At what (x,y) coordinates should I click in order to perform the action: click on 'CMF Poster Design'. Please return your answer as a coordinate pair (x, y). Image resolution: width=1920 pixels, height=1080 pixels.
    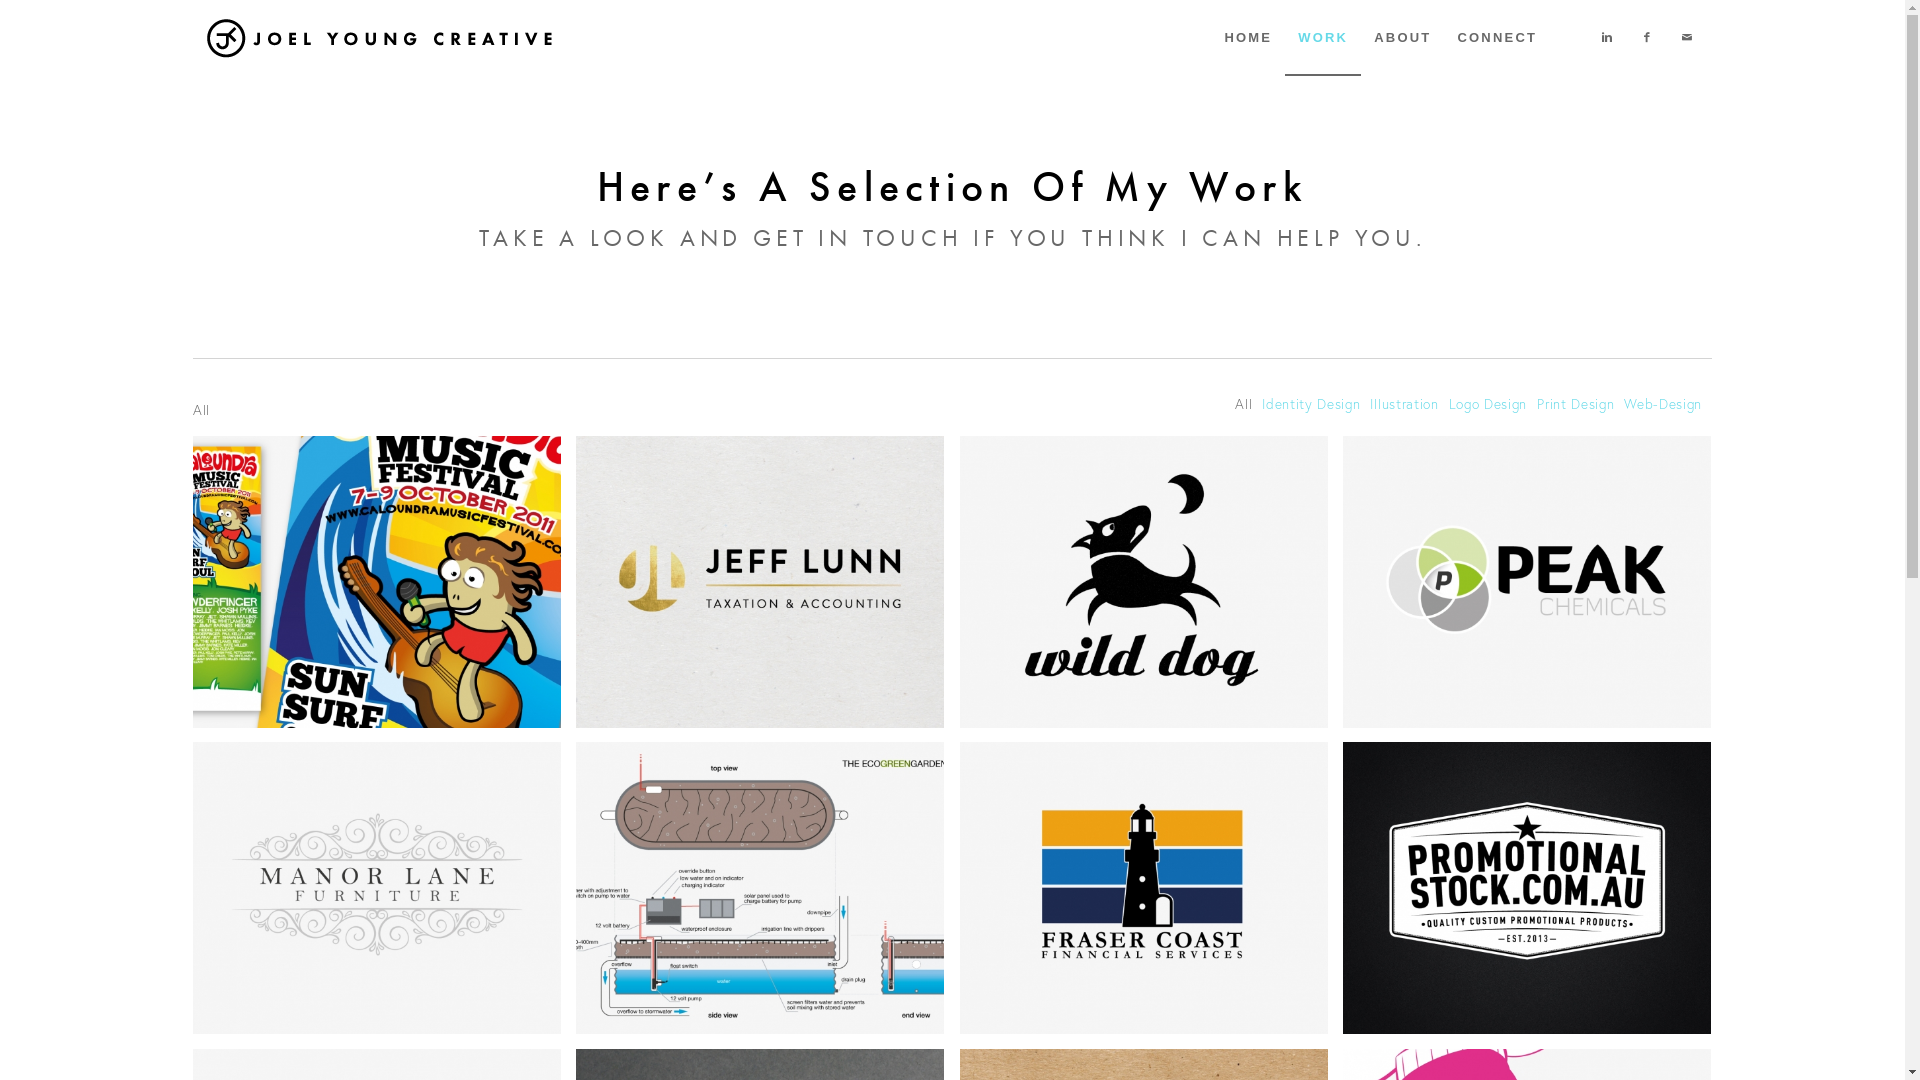
    Looking at the image, I should click on (377, 582).